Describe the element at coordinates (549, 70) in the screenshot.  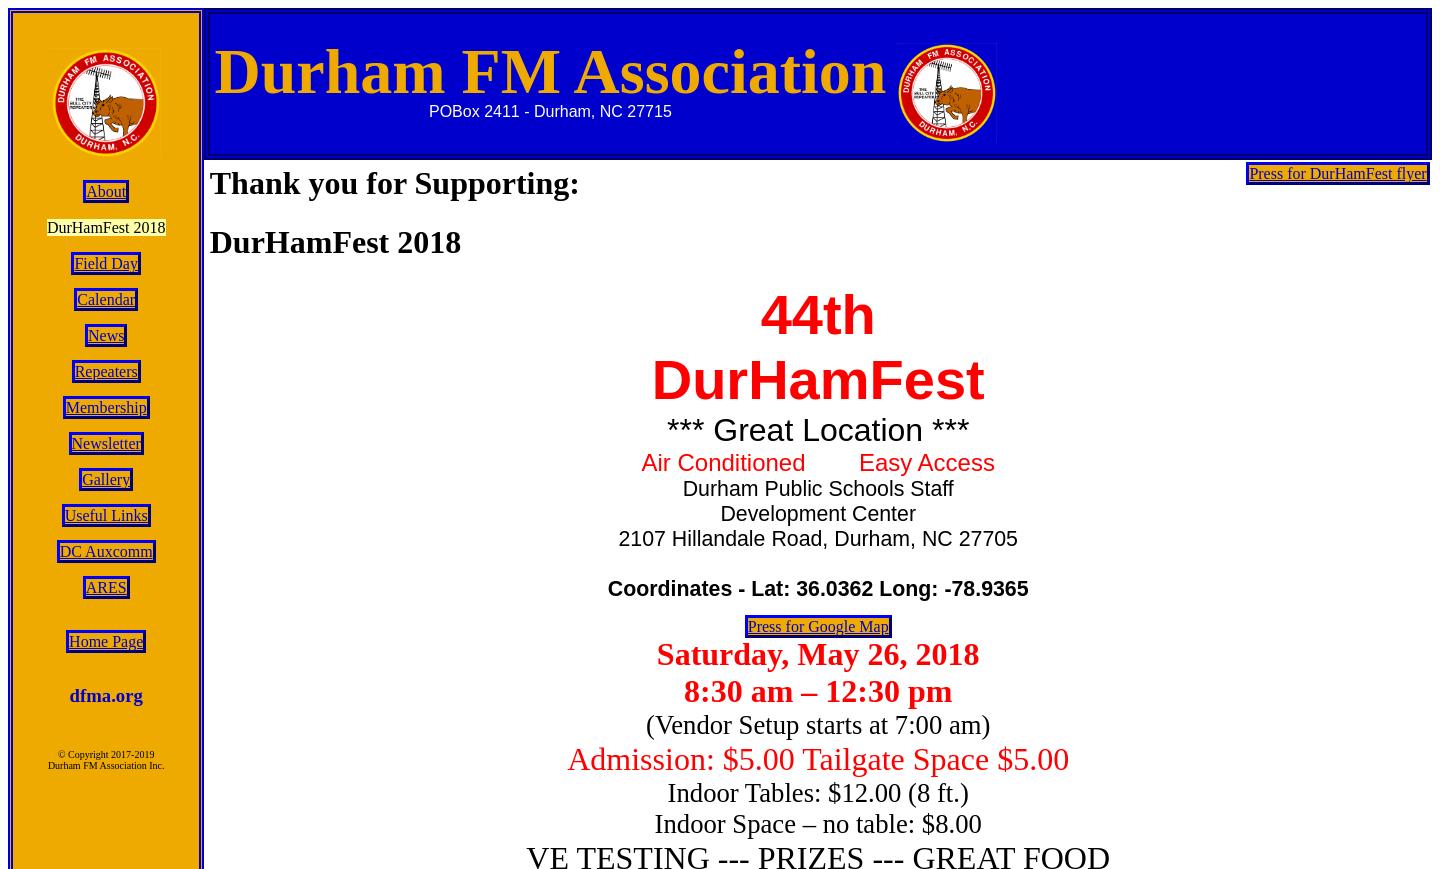
I see `'Durham FM Association'` at that location.